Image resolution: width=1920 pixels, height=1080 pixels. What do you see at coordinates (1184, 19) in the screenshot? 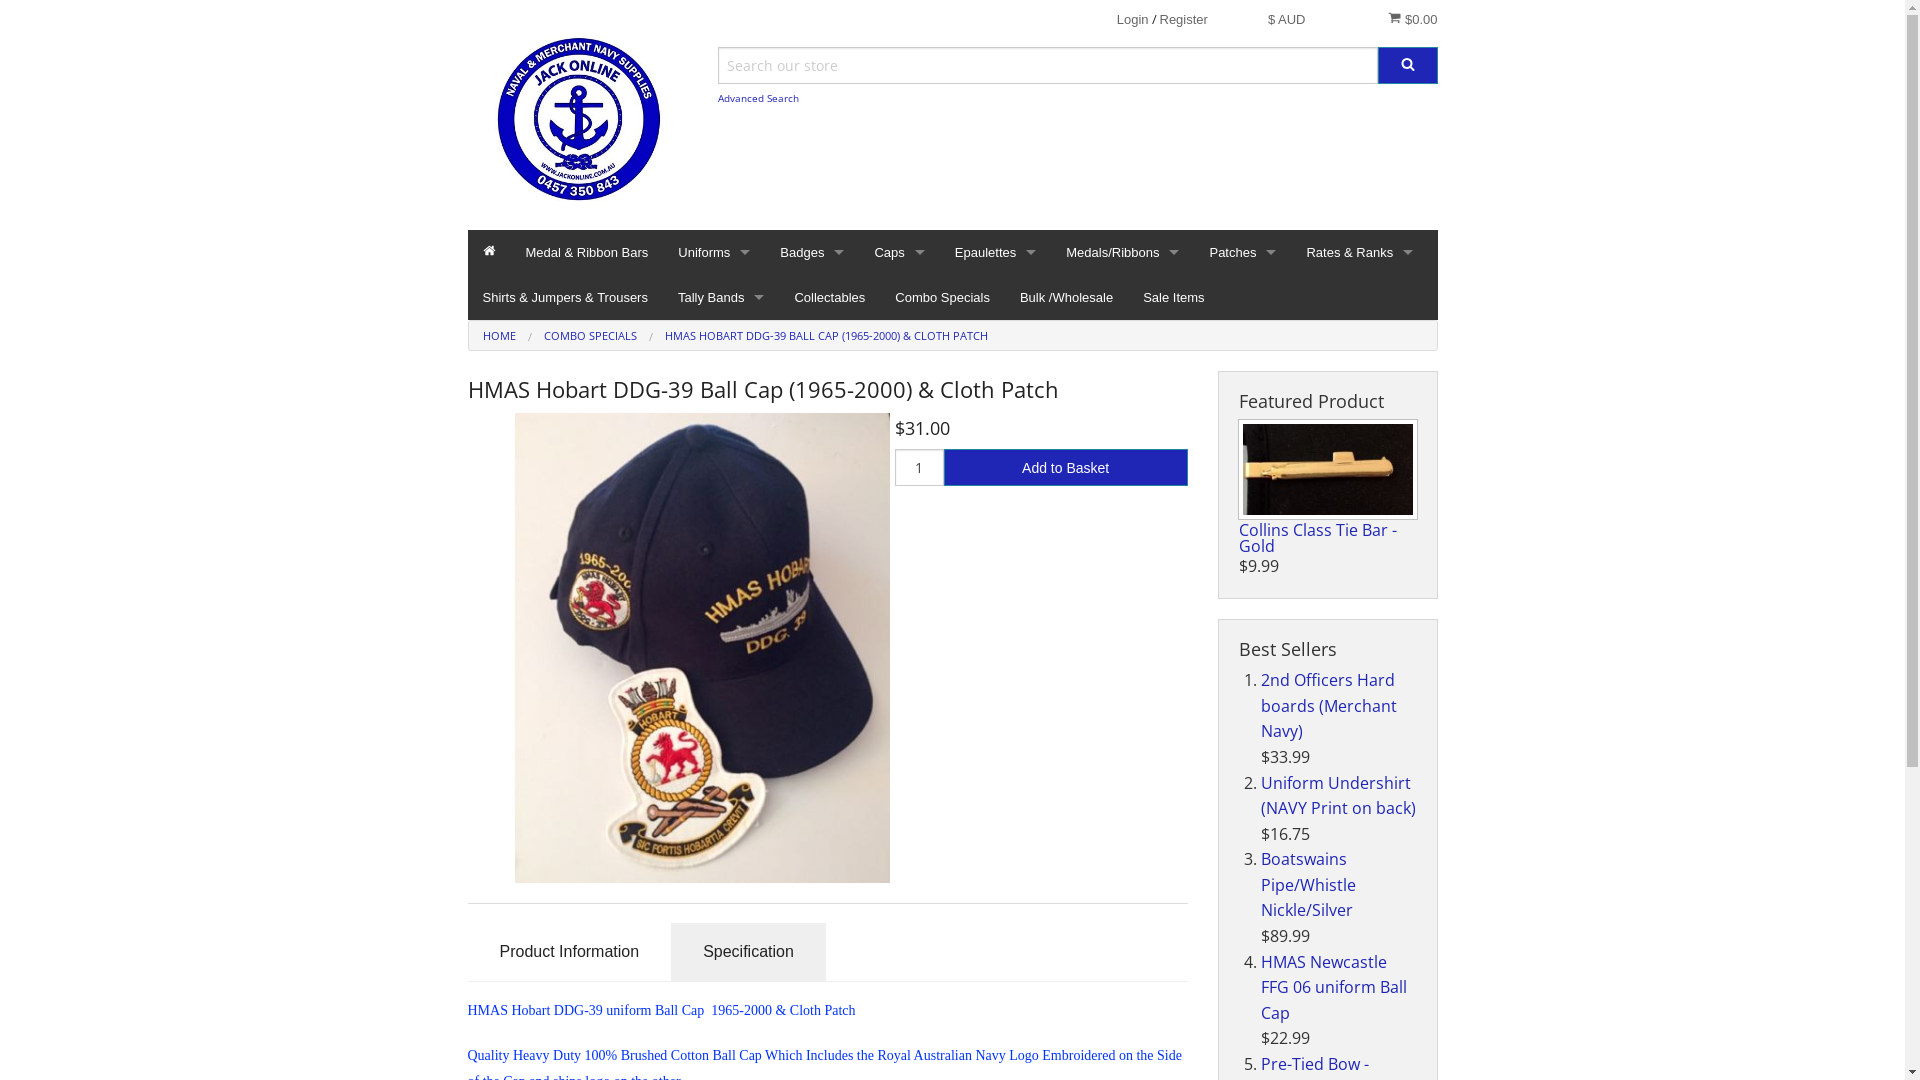
I see `'Register'` at bounding box center [1184, 19].